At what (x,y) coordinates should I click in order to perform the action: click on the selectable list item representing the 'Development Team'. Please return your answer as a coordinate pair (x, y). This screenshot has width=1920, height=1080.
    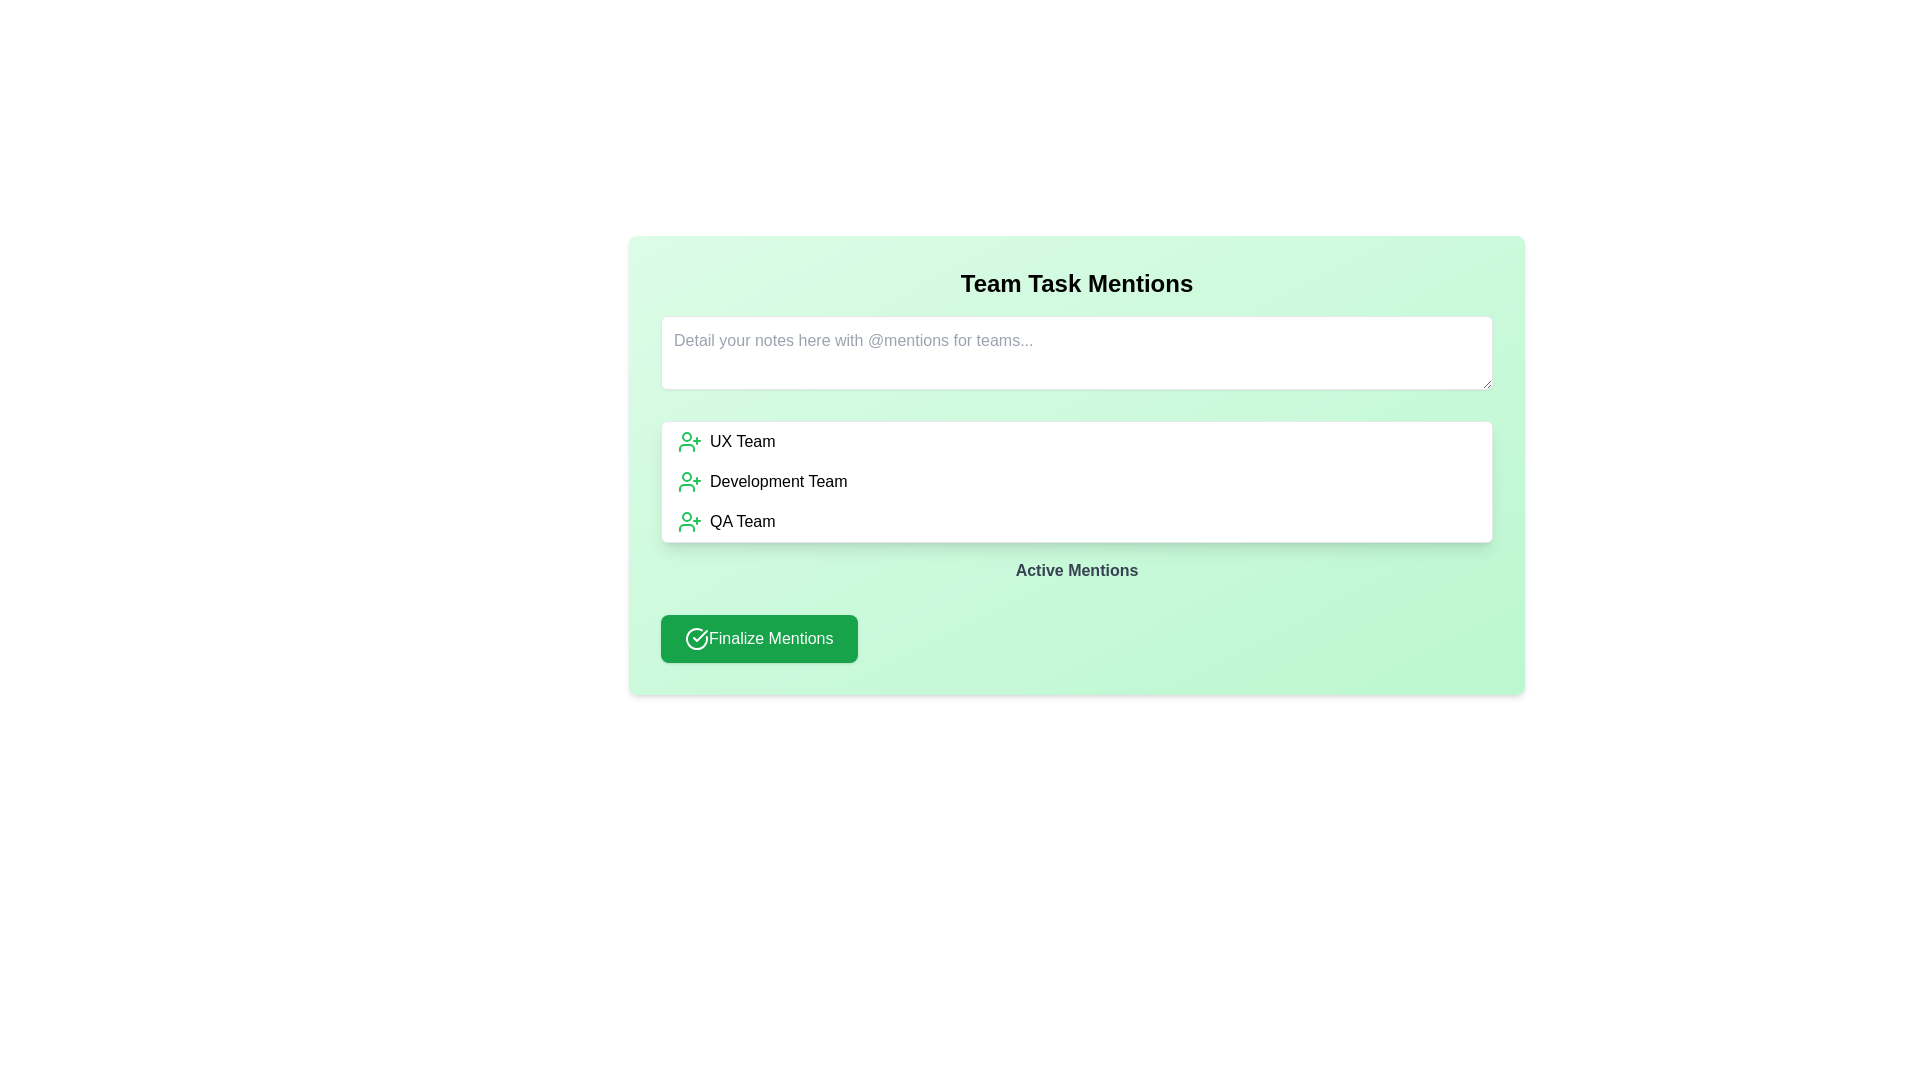
    Looking at the image, I should click on (1075, 482).